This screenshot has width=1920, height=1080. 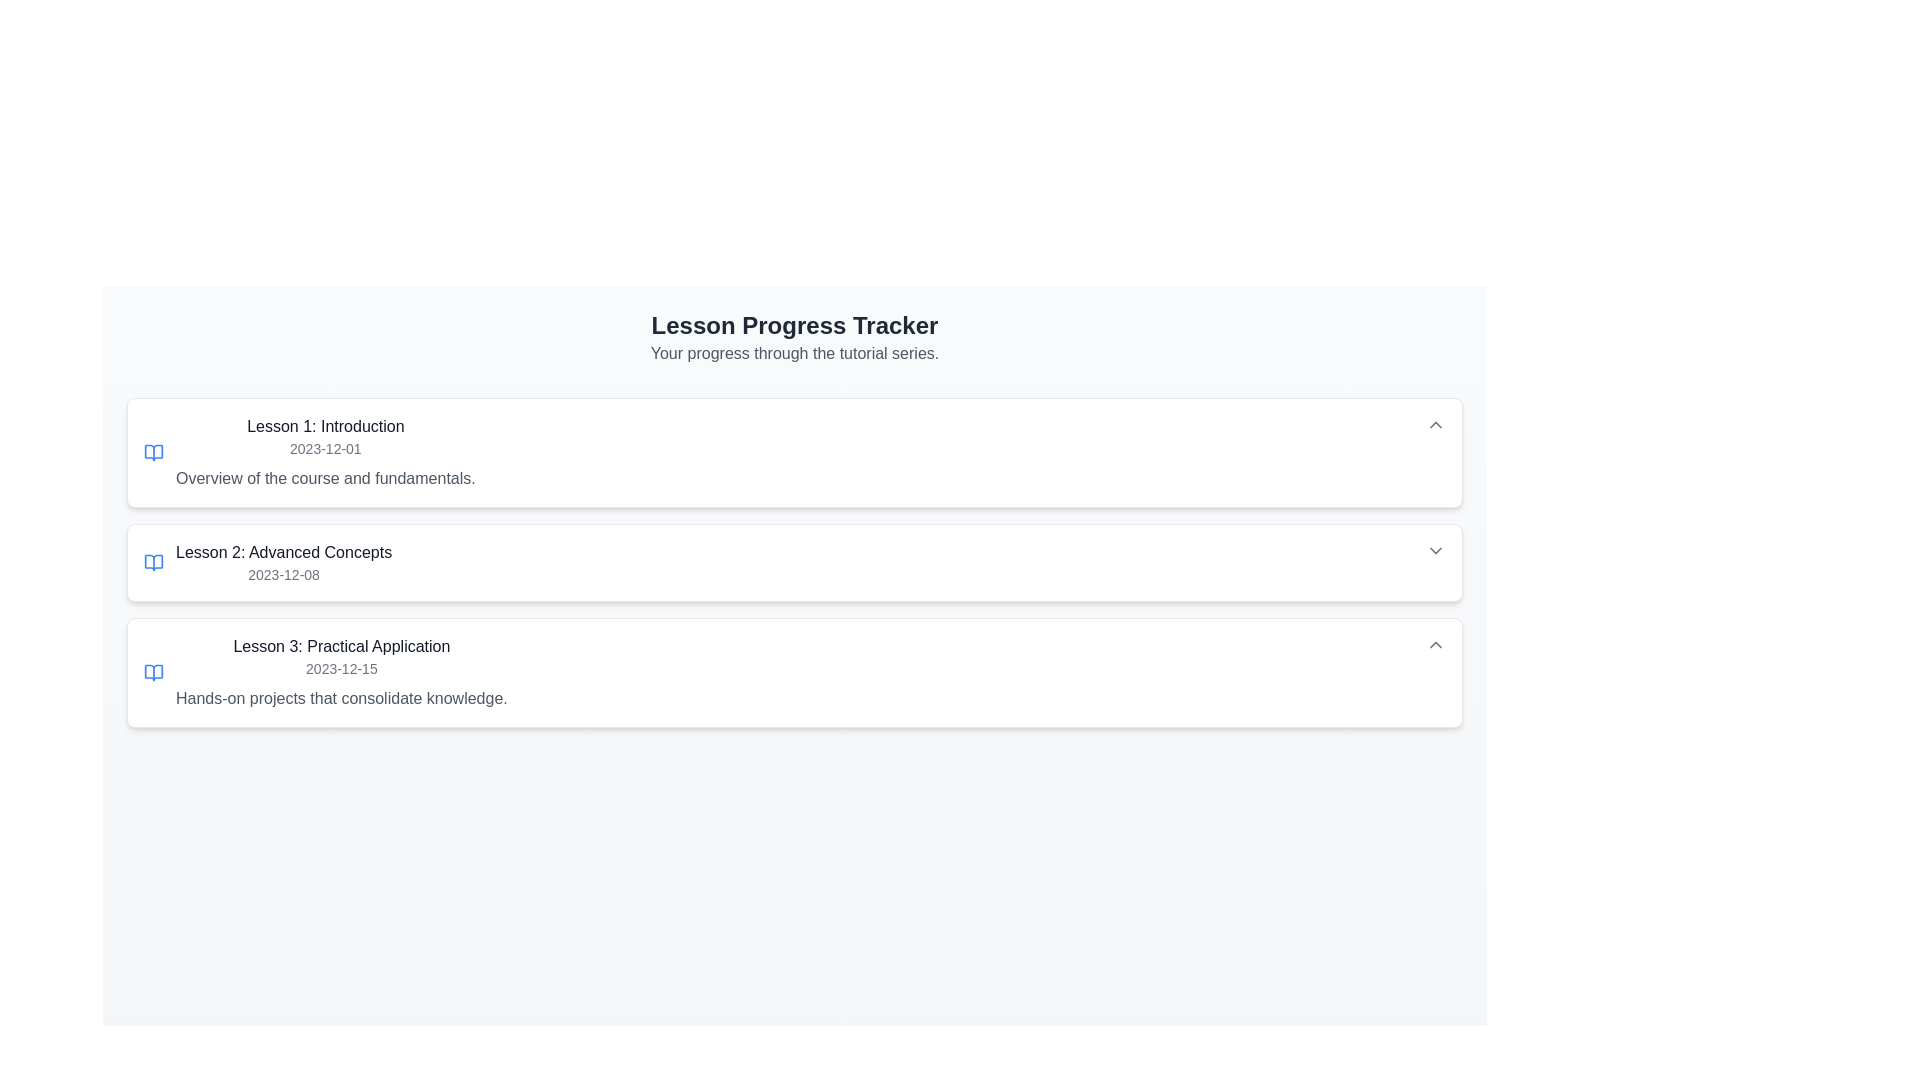 What do you see at coordinates (152, 452) in the screenshot?
I see `the blue open book icon located to the left of the text 'Lesson 1: Introduction 2023-12-01 Overview of the course and fundamentals.'` at bounding box center [152, 452].